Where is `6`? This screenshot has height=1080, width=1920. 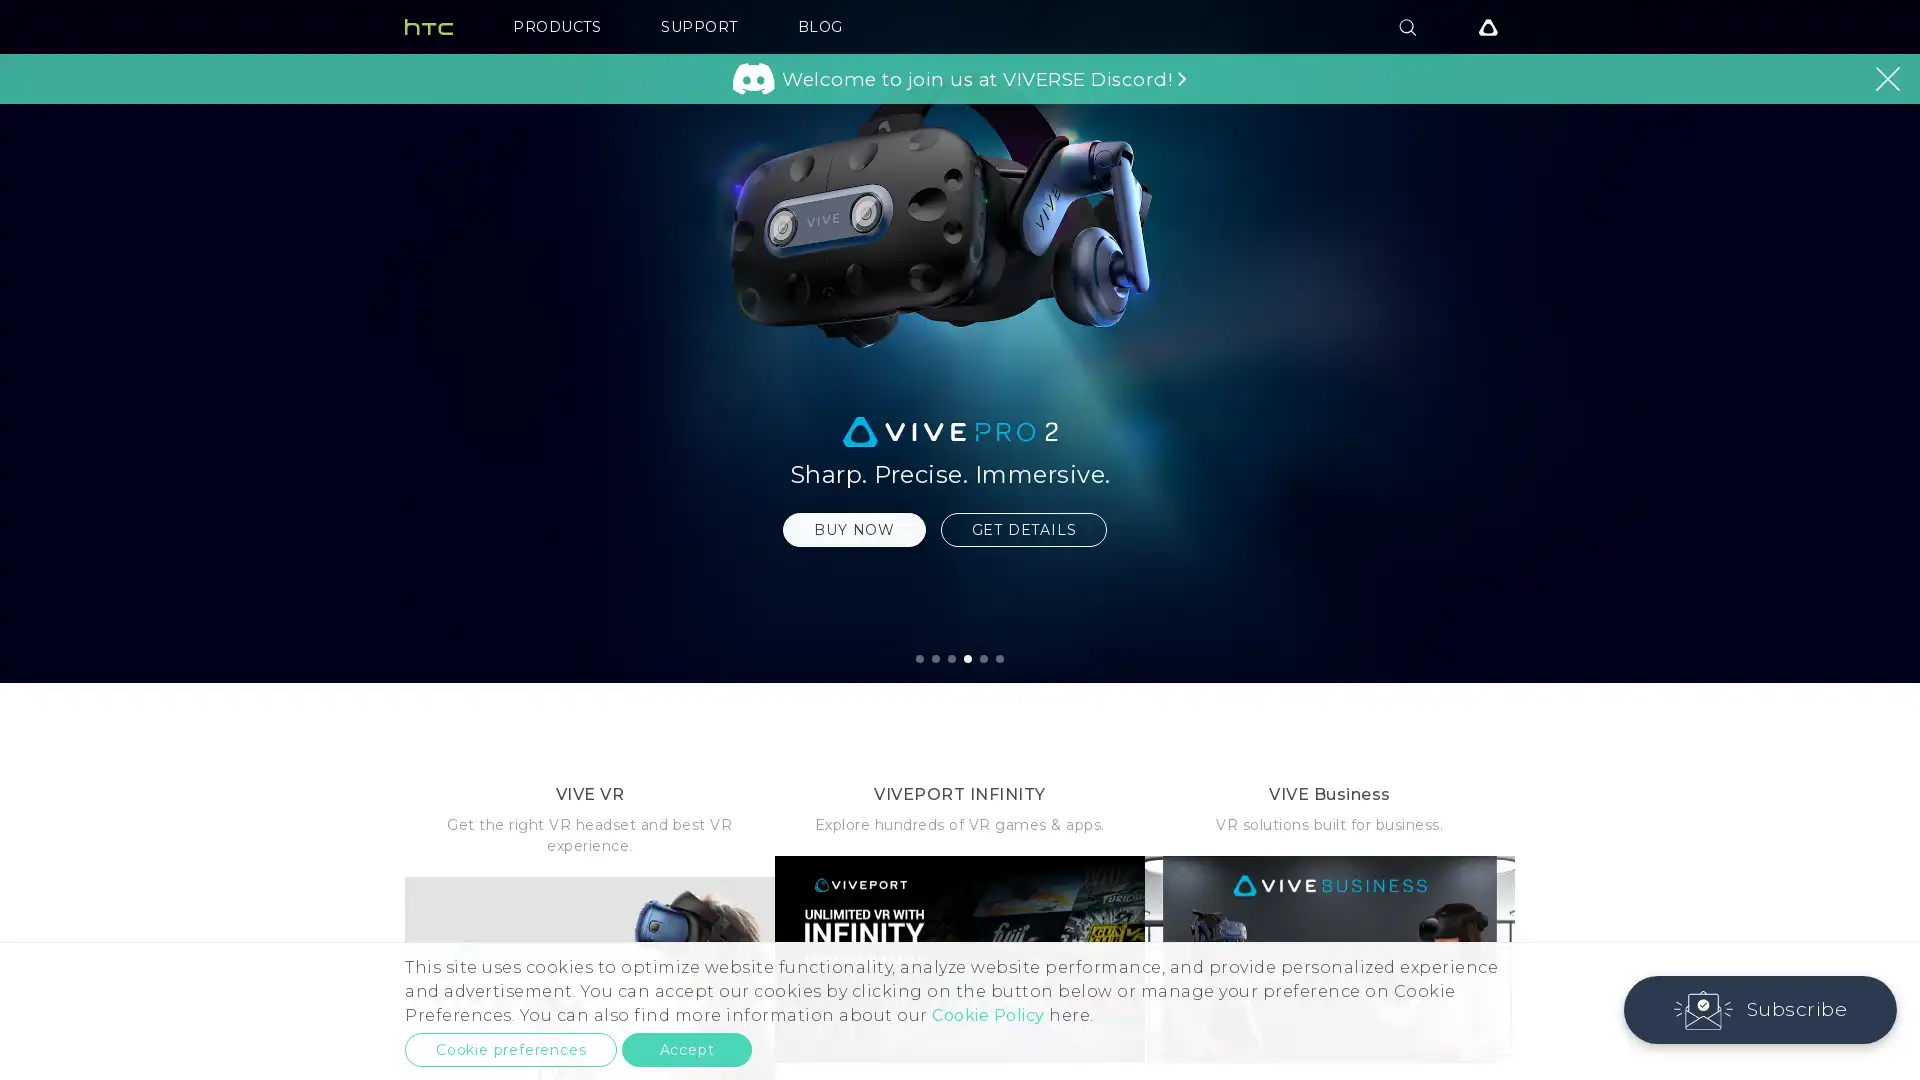
6 is located at coordinates (999, 659).